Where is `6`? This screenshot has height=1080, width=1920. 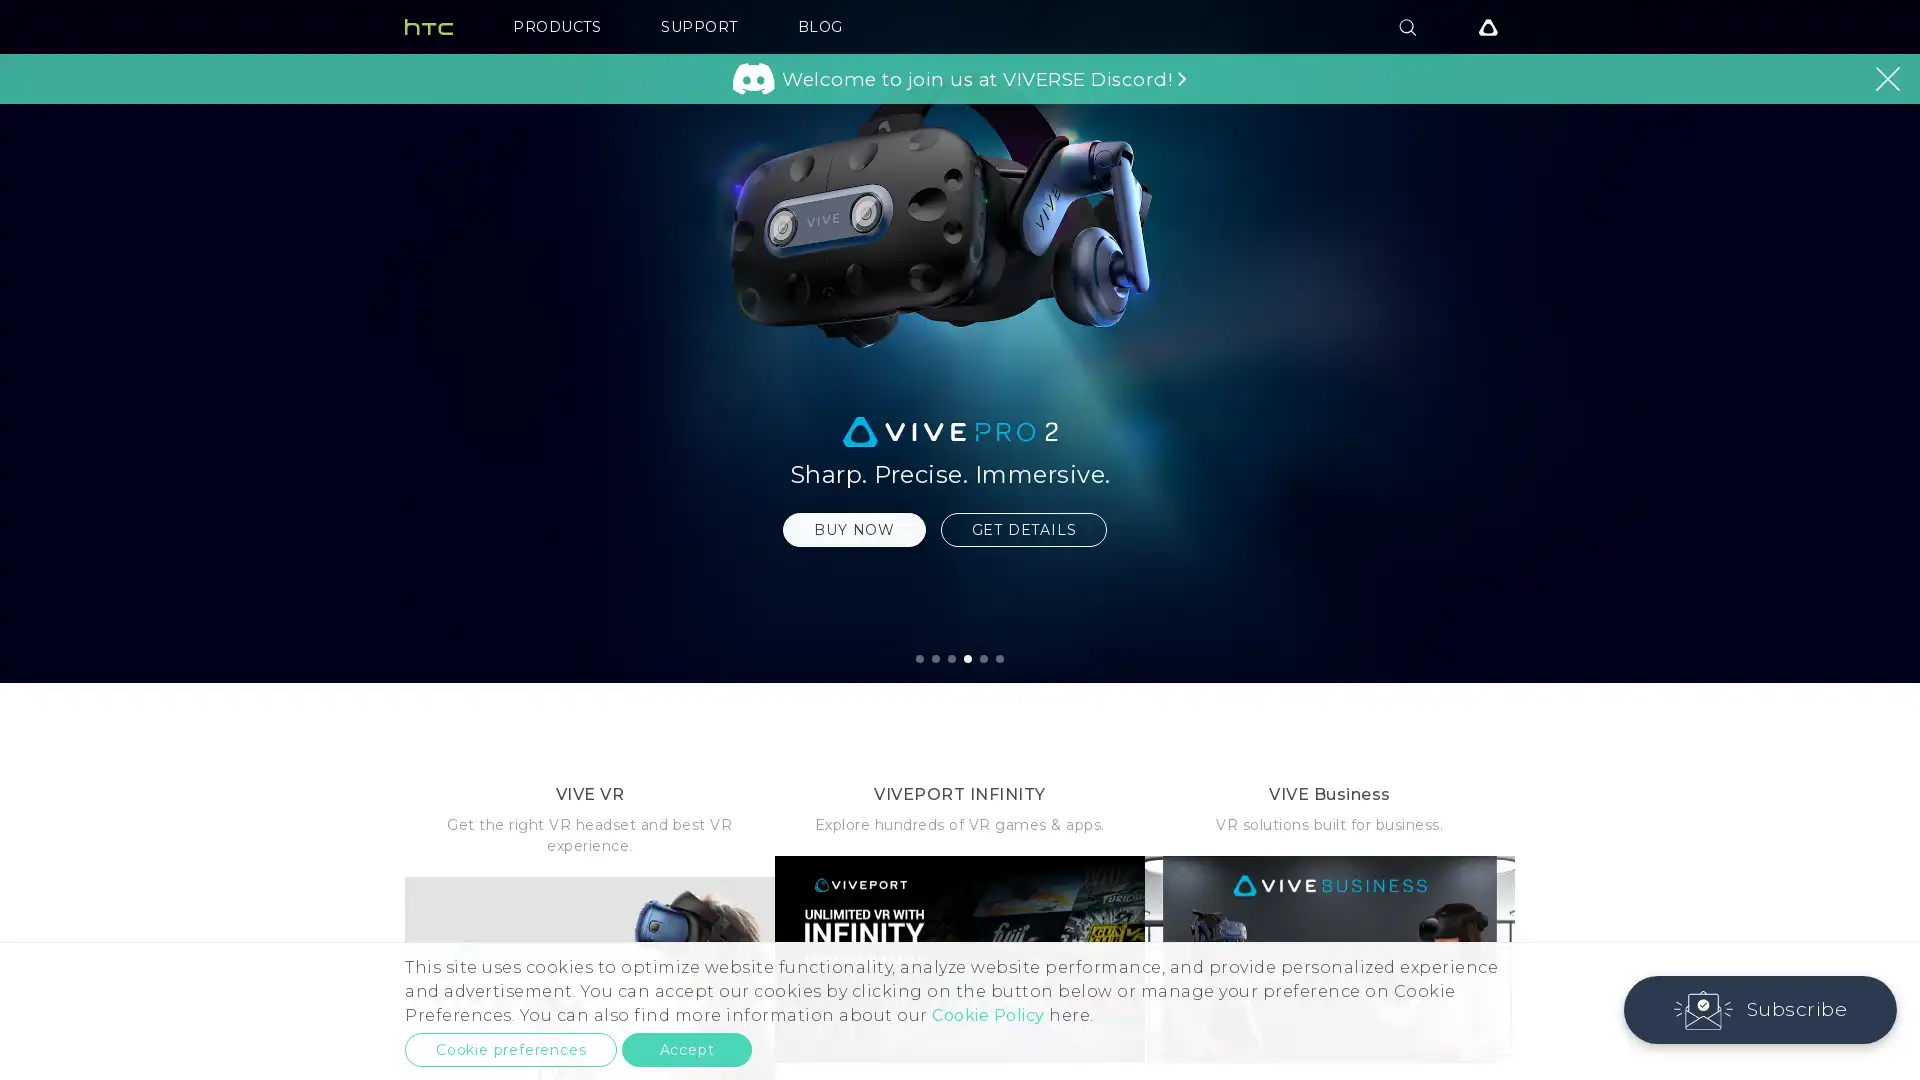
6 is located at coordinates (999, 659).